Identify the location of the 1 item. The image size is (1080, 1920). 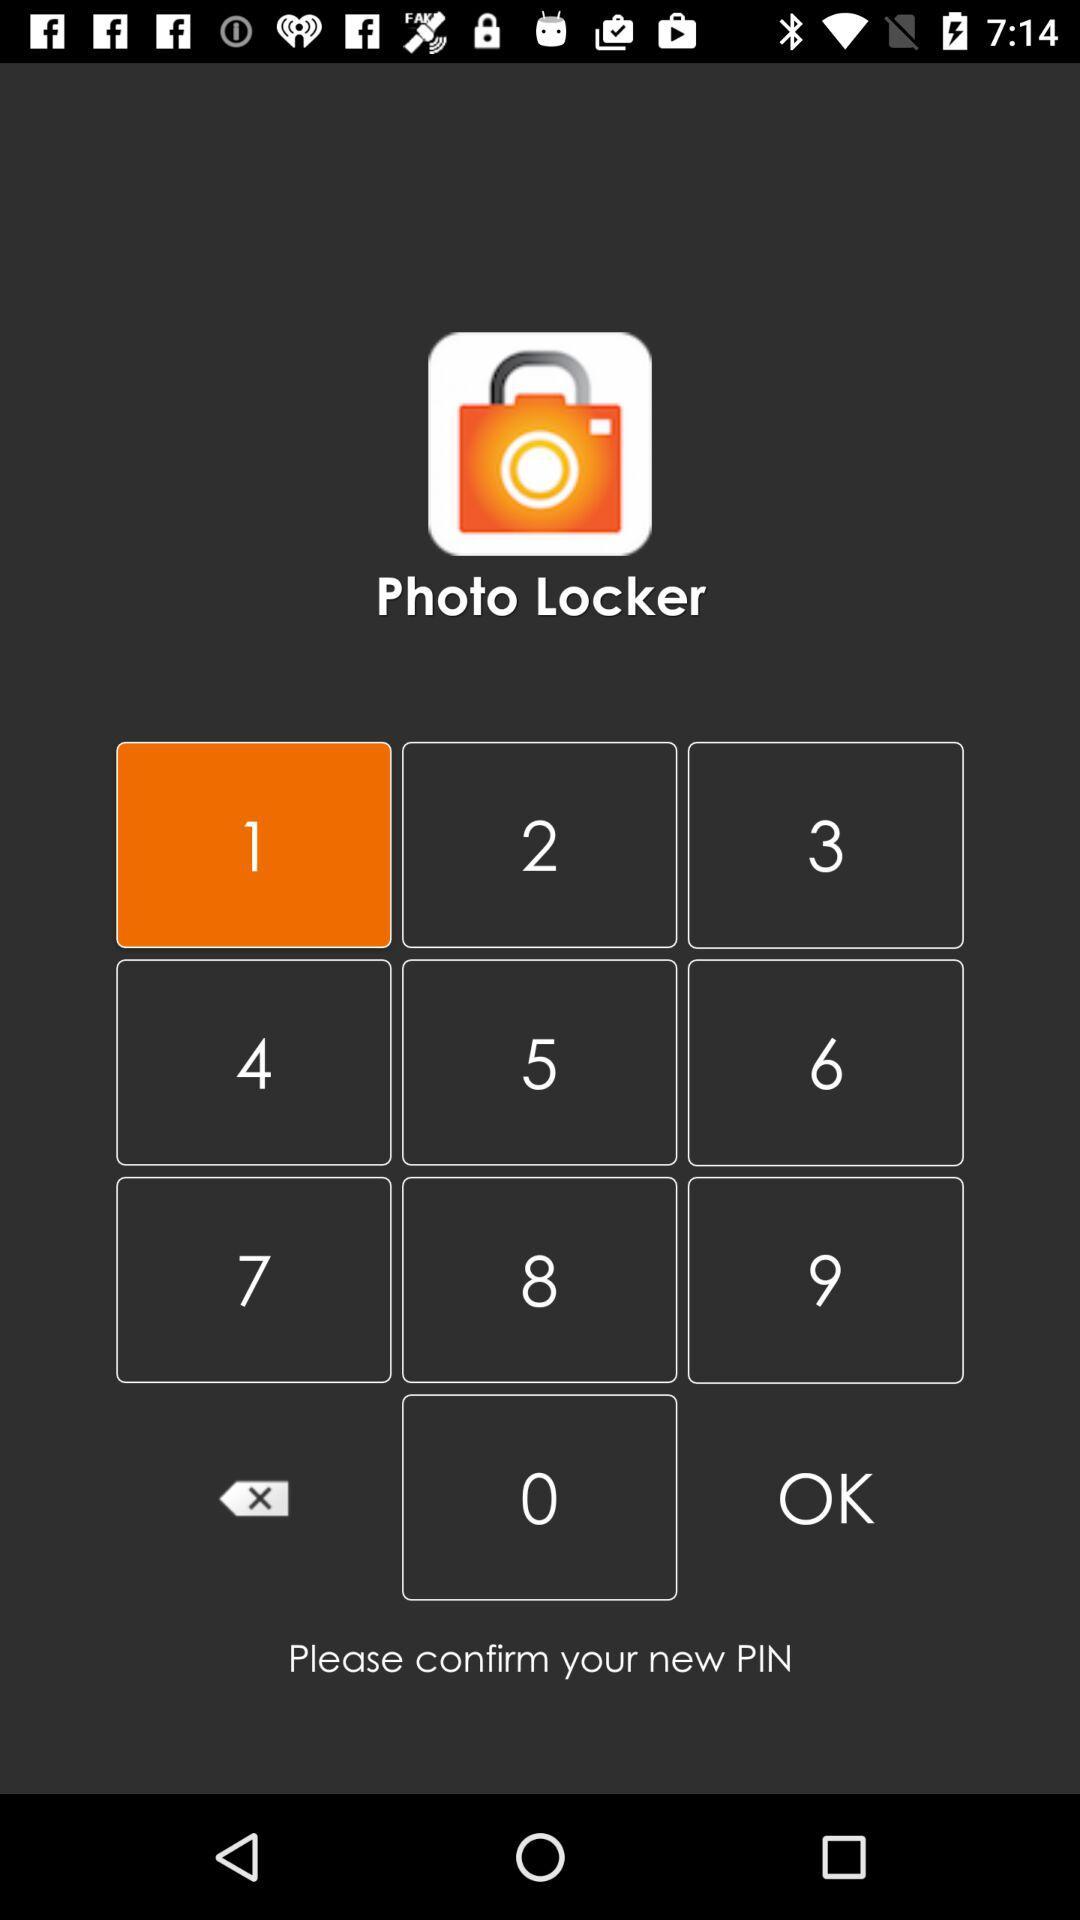
(252, 844).